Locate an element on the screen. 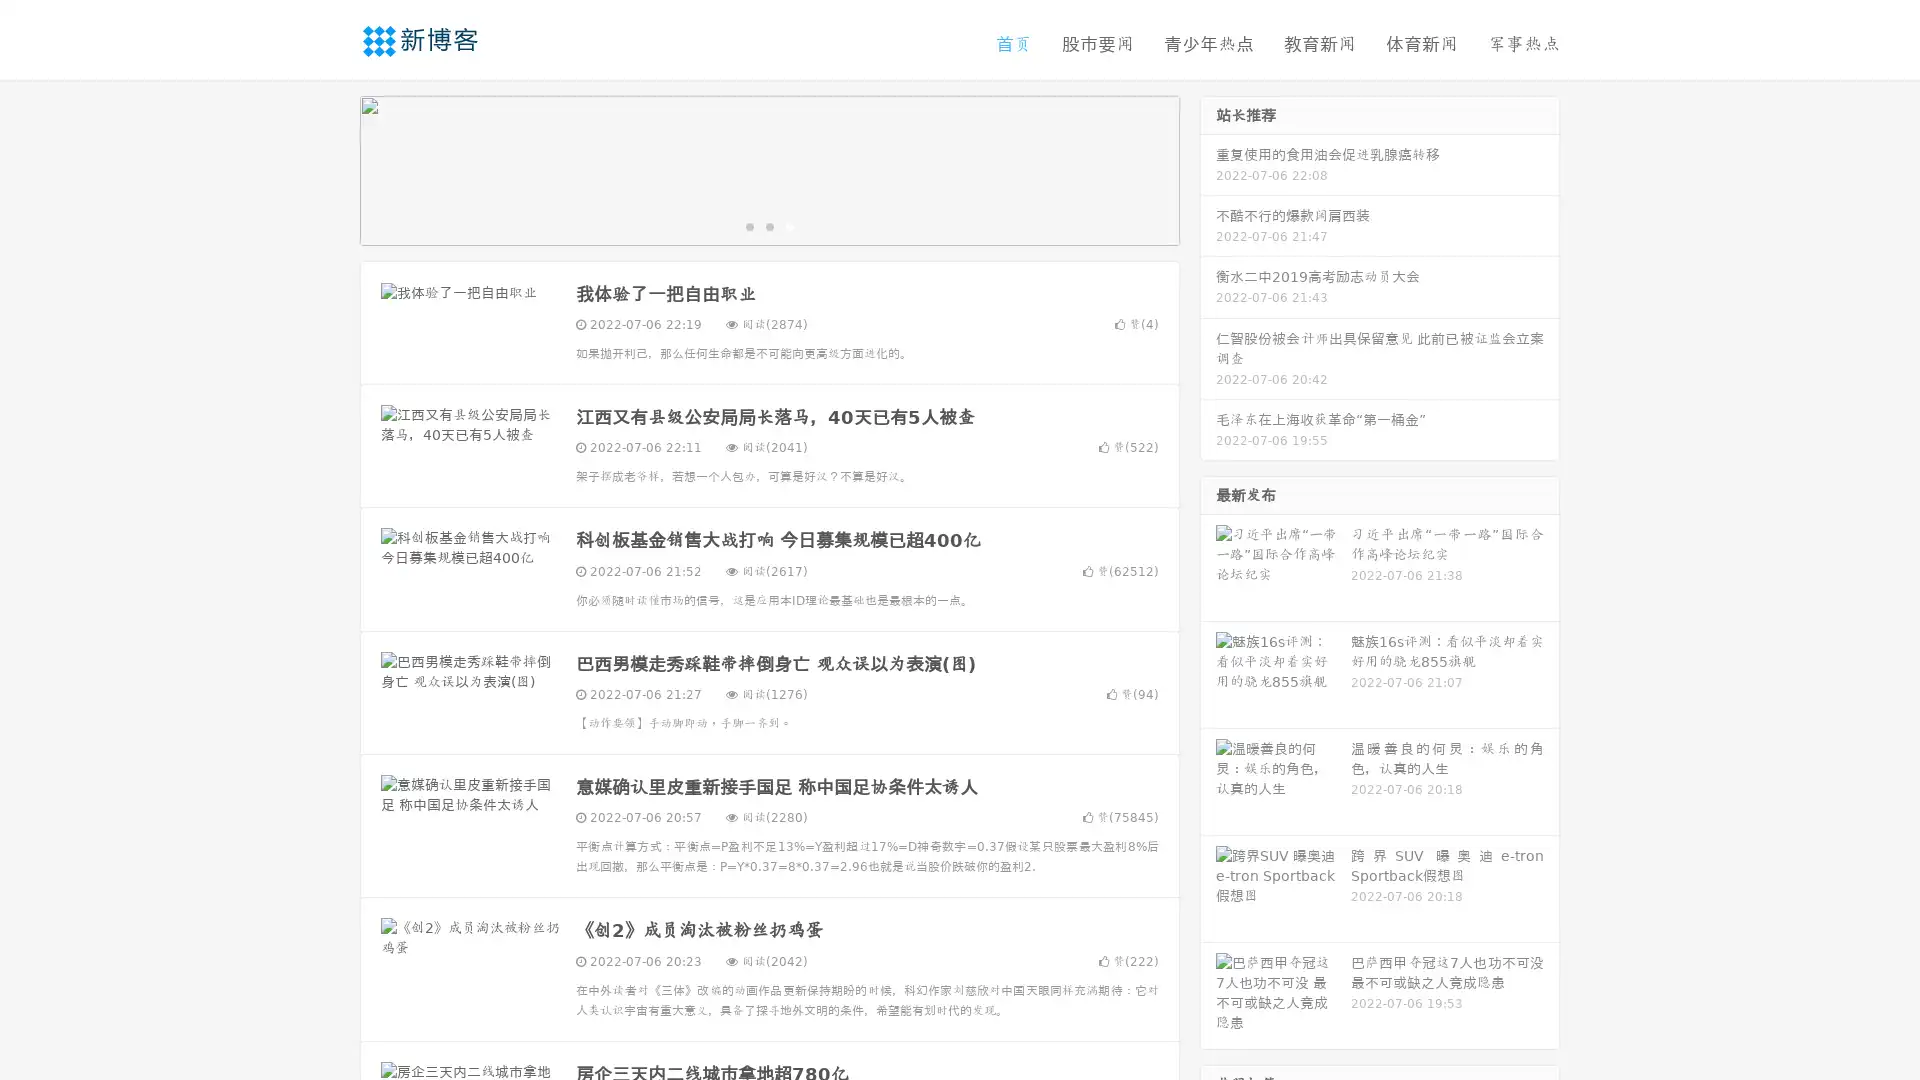 Image resolution: width=1920 pixels, height=1080 pixels. Go to slide 1 is located at coordinates (748, 225).